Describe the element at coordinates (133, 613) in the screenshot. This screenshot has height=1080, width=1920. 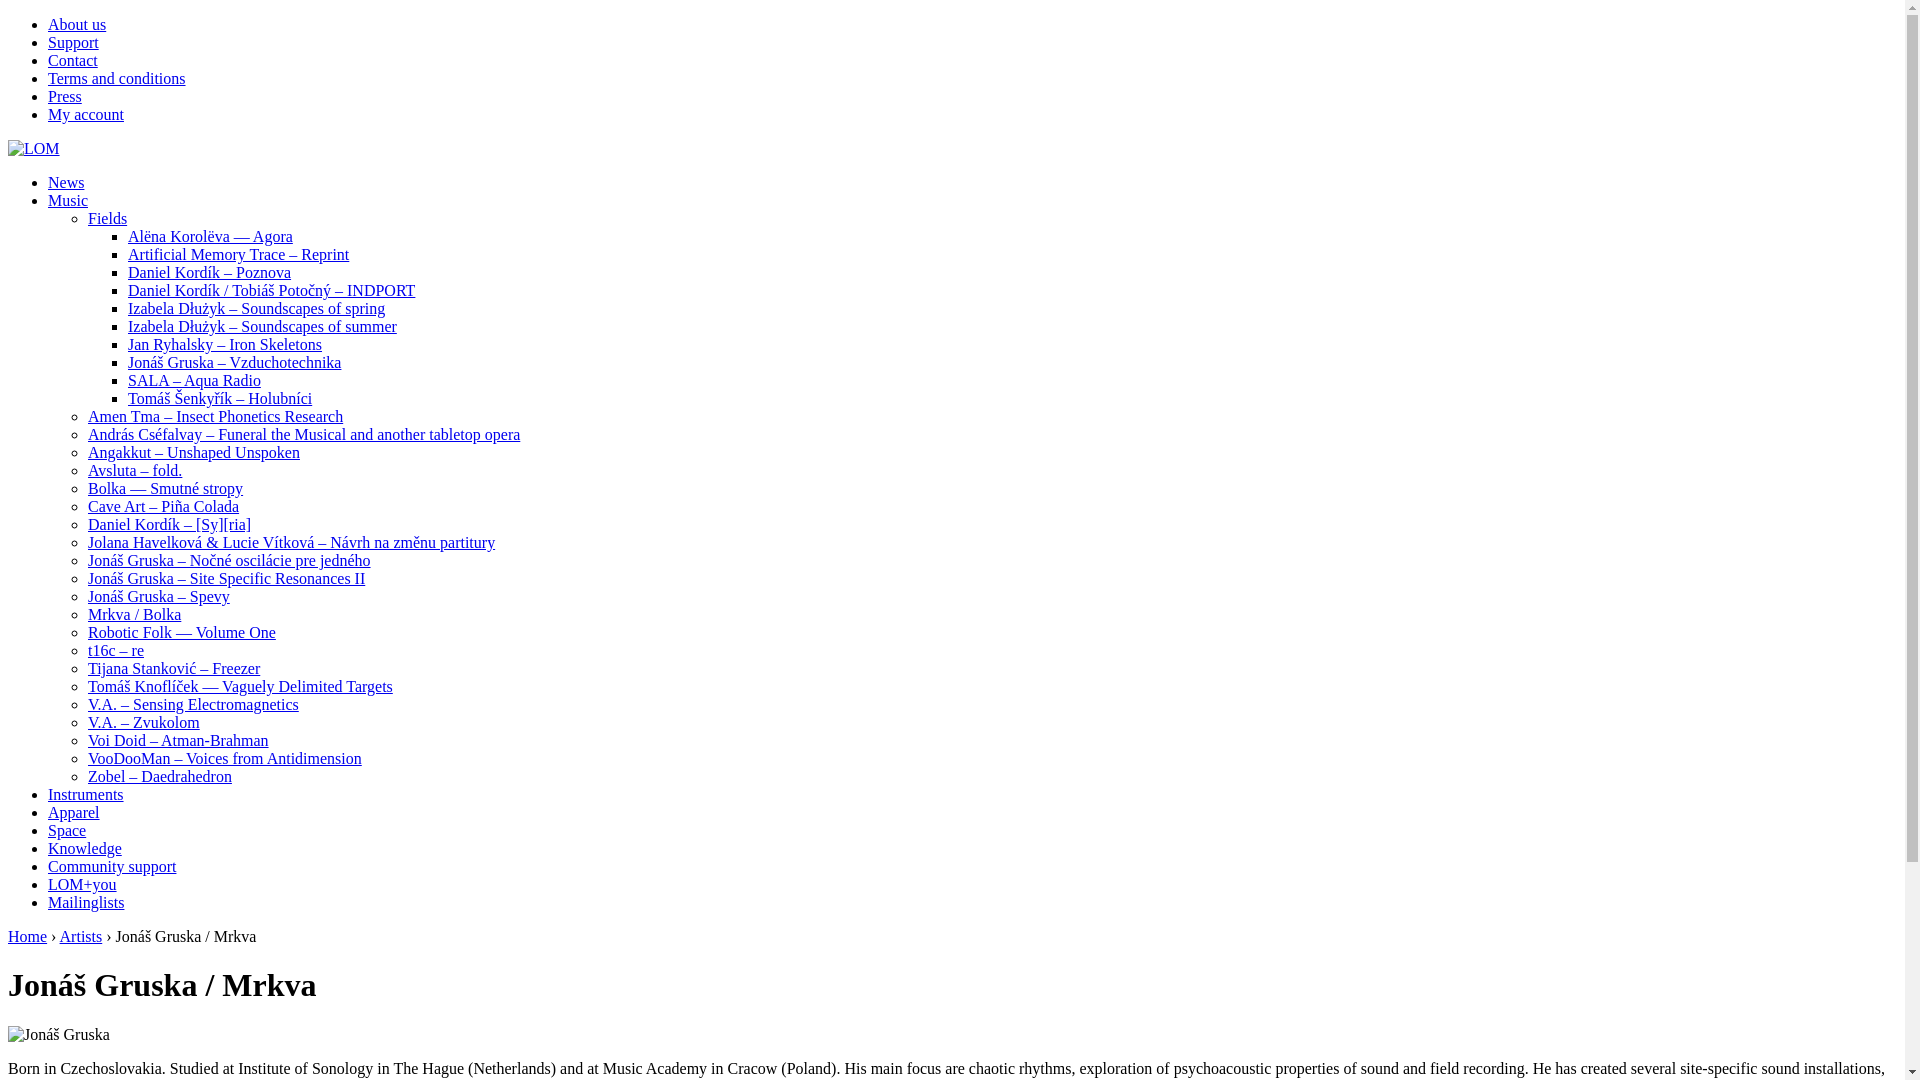
I see `'Mrkva / Bolka'` at that location.